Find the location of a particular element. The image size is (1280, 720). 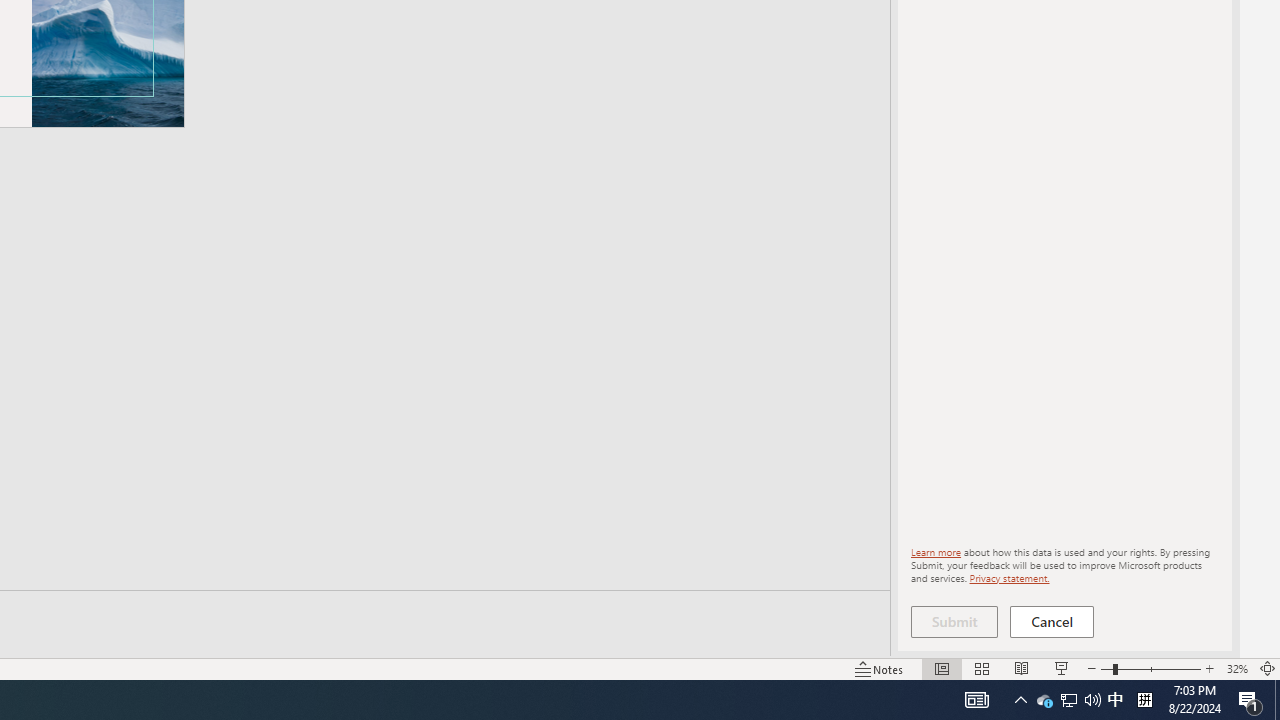

'Normal' is located at coordinates (941, 669).